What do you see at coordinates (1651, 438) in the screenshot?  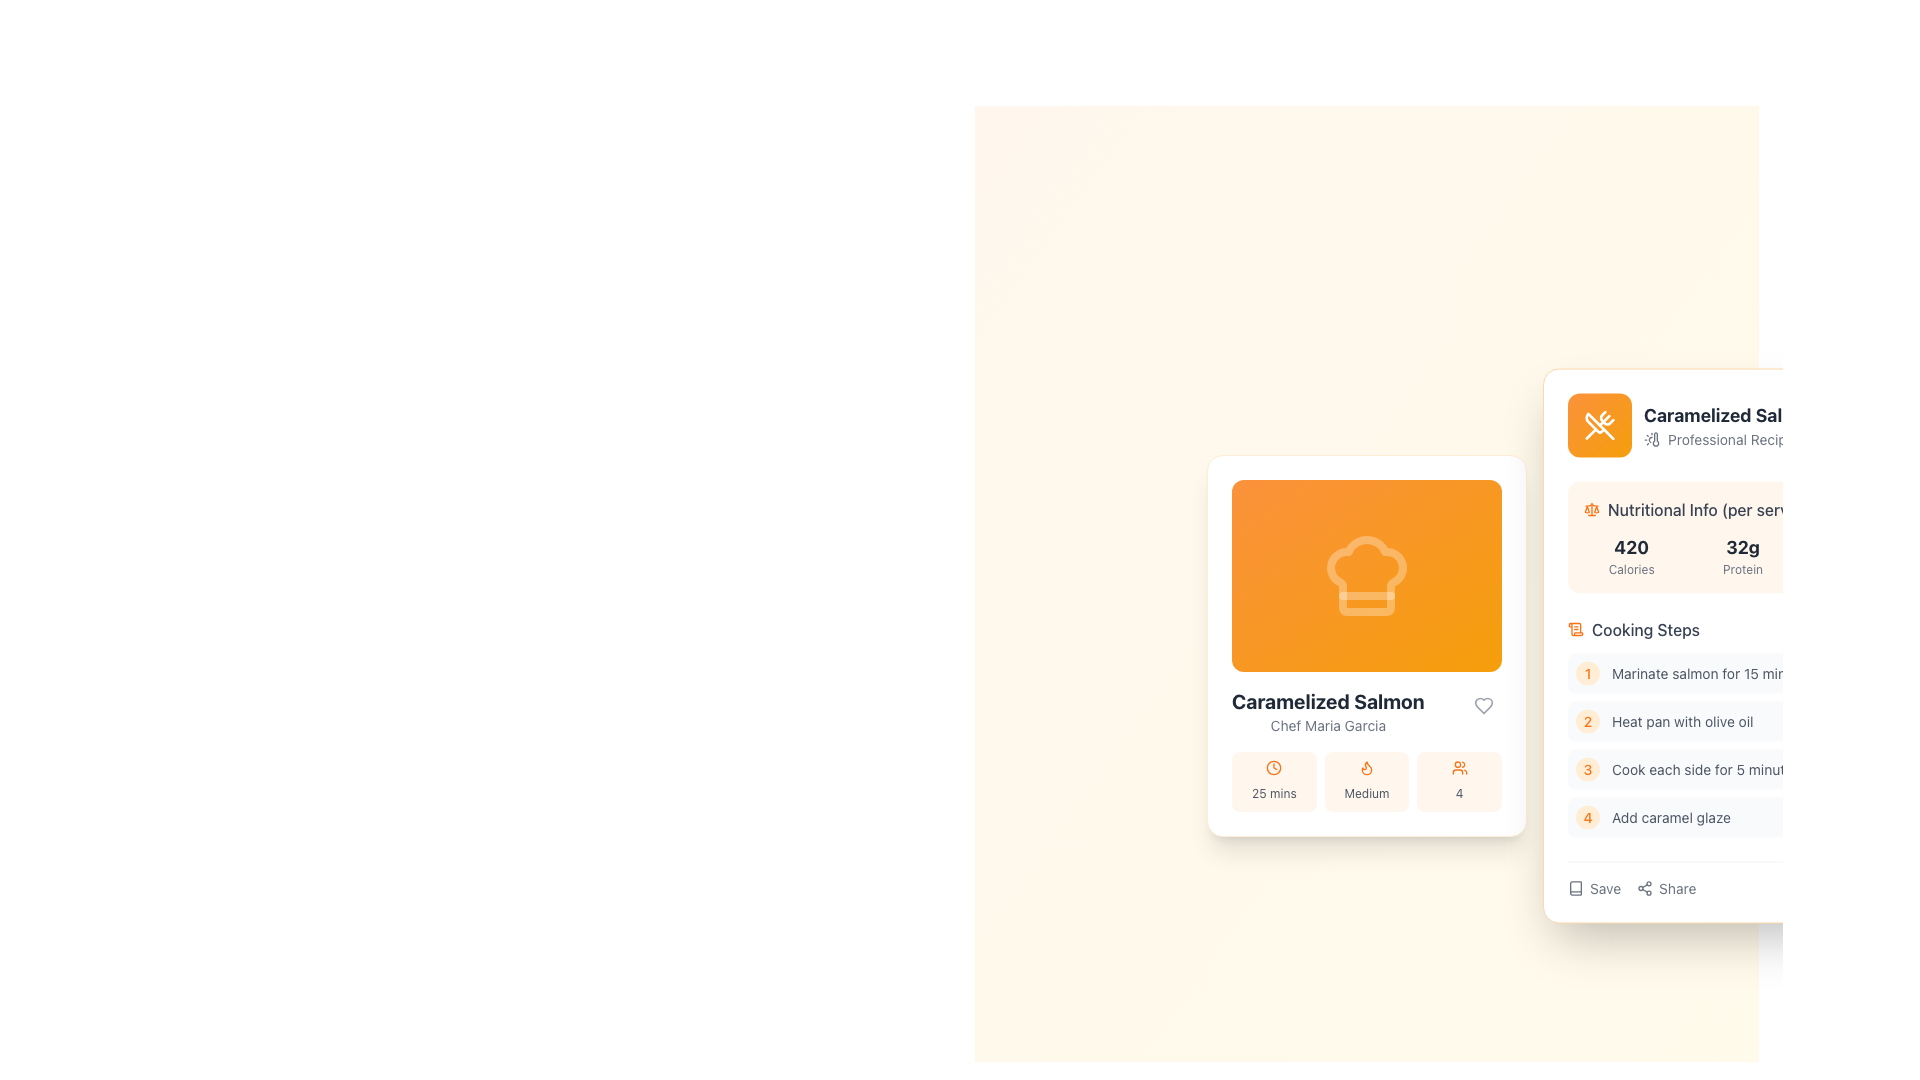 I see `the thermometer icon with a sun that is located to the left of the 'Professional Recipe' text in the recipe card section` at bounding box center [1651, 438].